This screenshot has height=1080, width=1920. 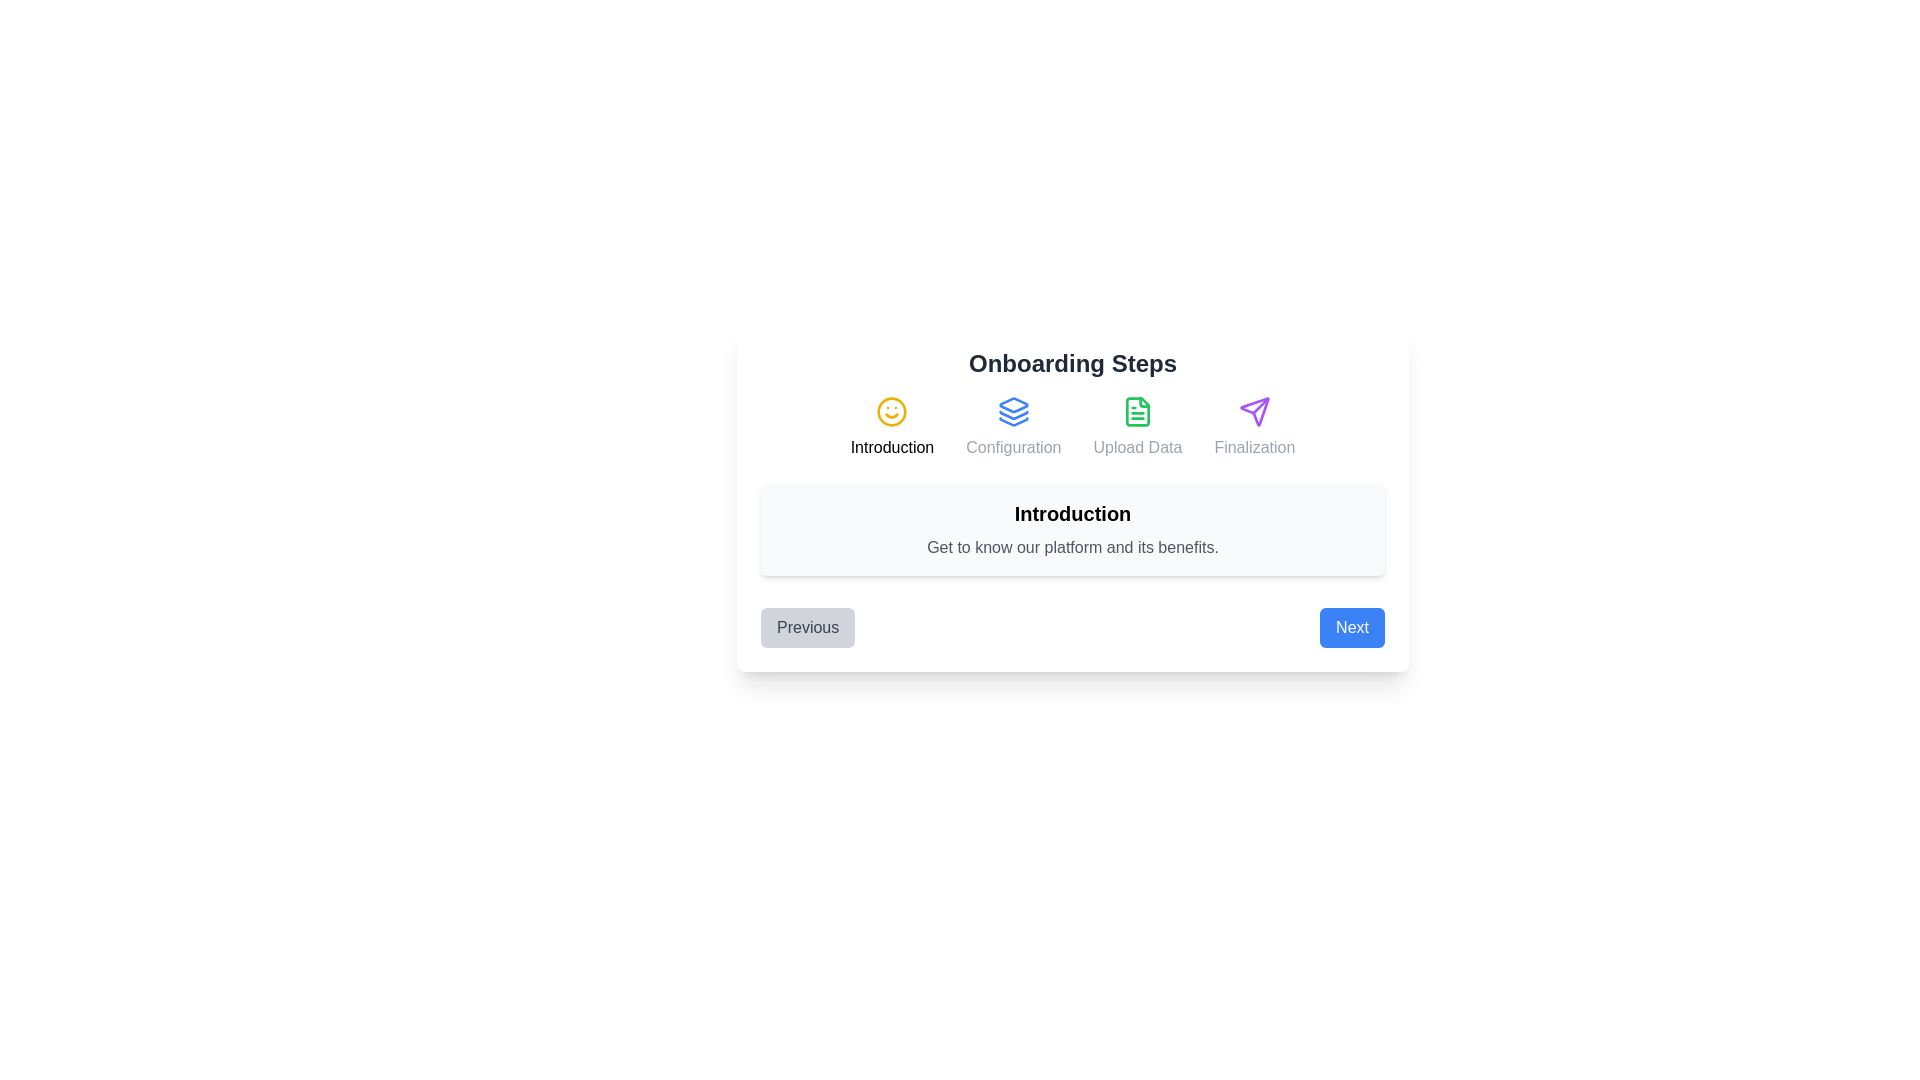 I want to click on the 'Next' button located at the bottom-right of the onboarding steps interface, so click(x=1352, y=627).